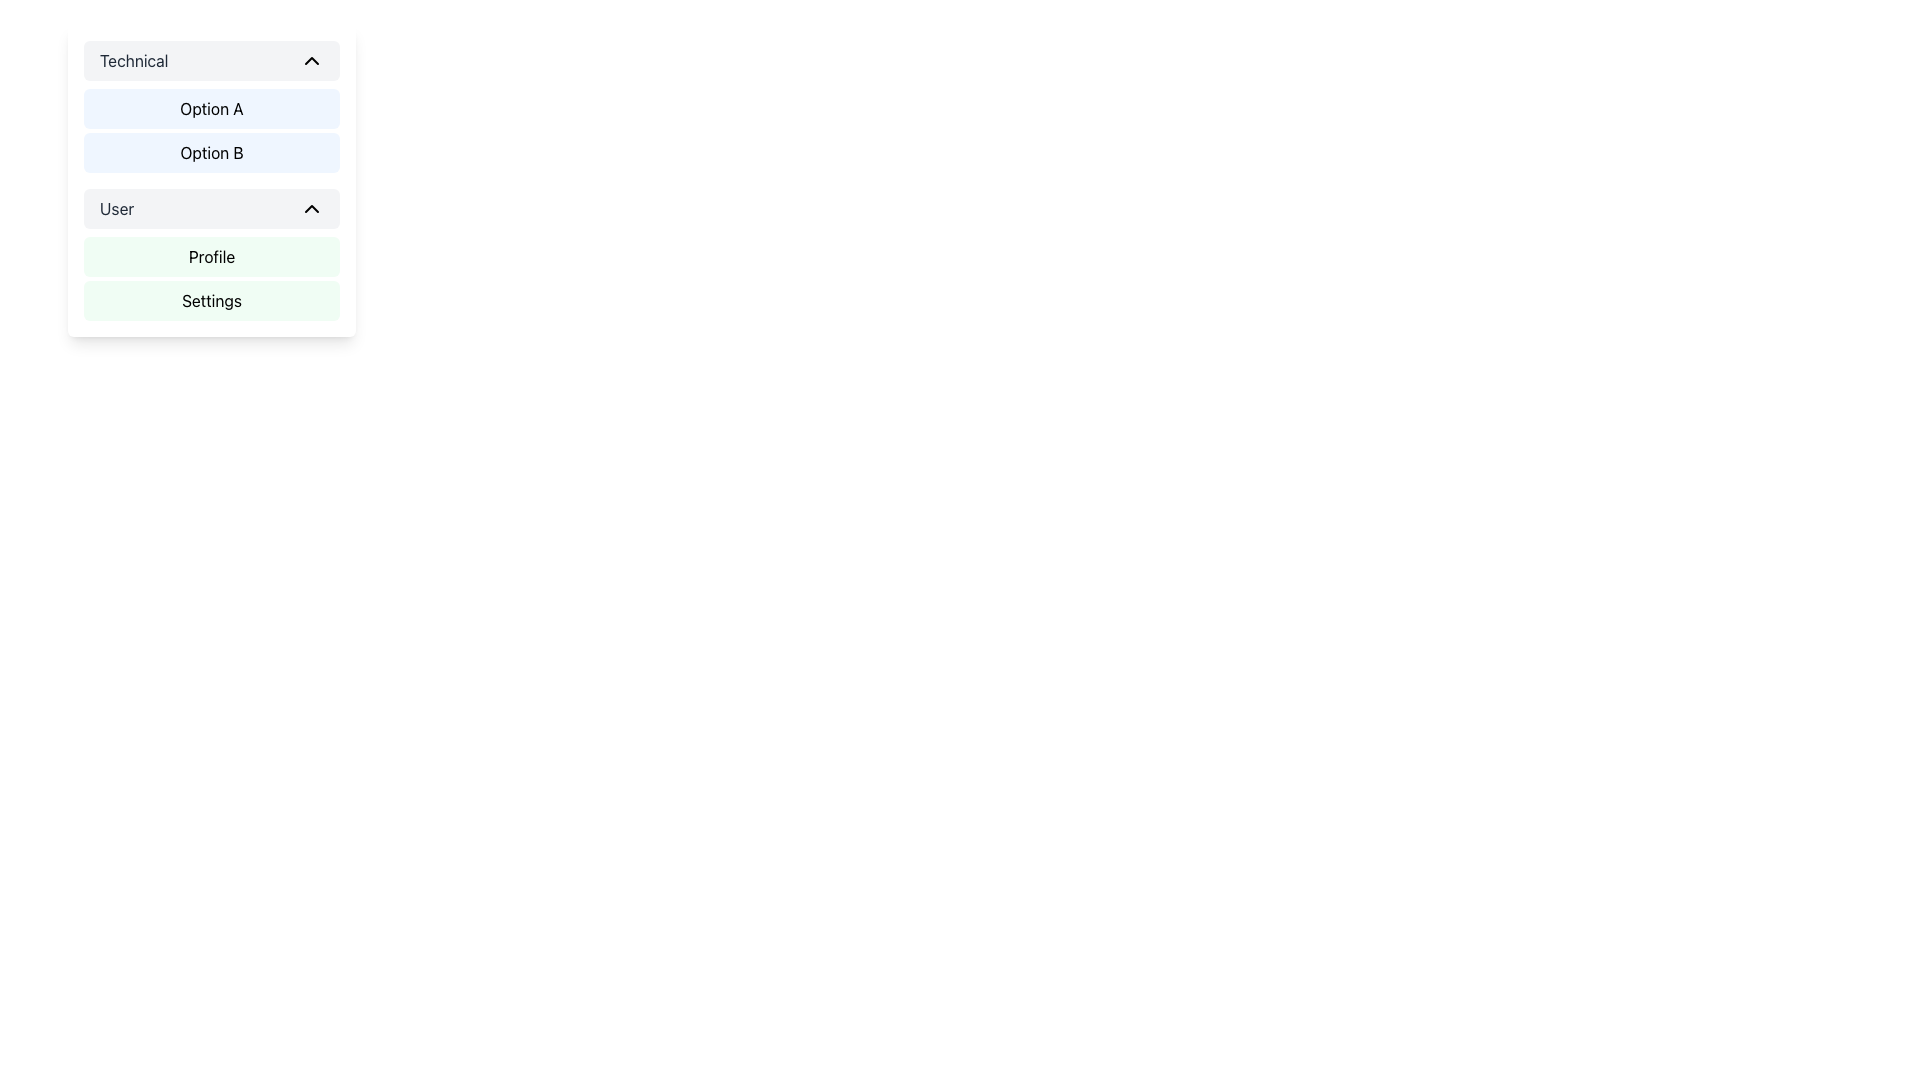 This screenshot has height=1080, width=1920. What do you see at coordinates (211, 256) in the screenshot?
I see `the navigational button labeled 'Profile' located above the 'Settings' button in the 'User' section of the dropdown menu` at bounding box center [211, 256].